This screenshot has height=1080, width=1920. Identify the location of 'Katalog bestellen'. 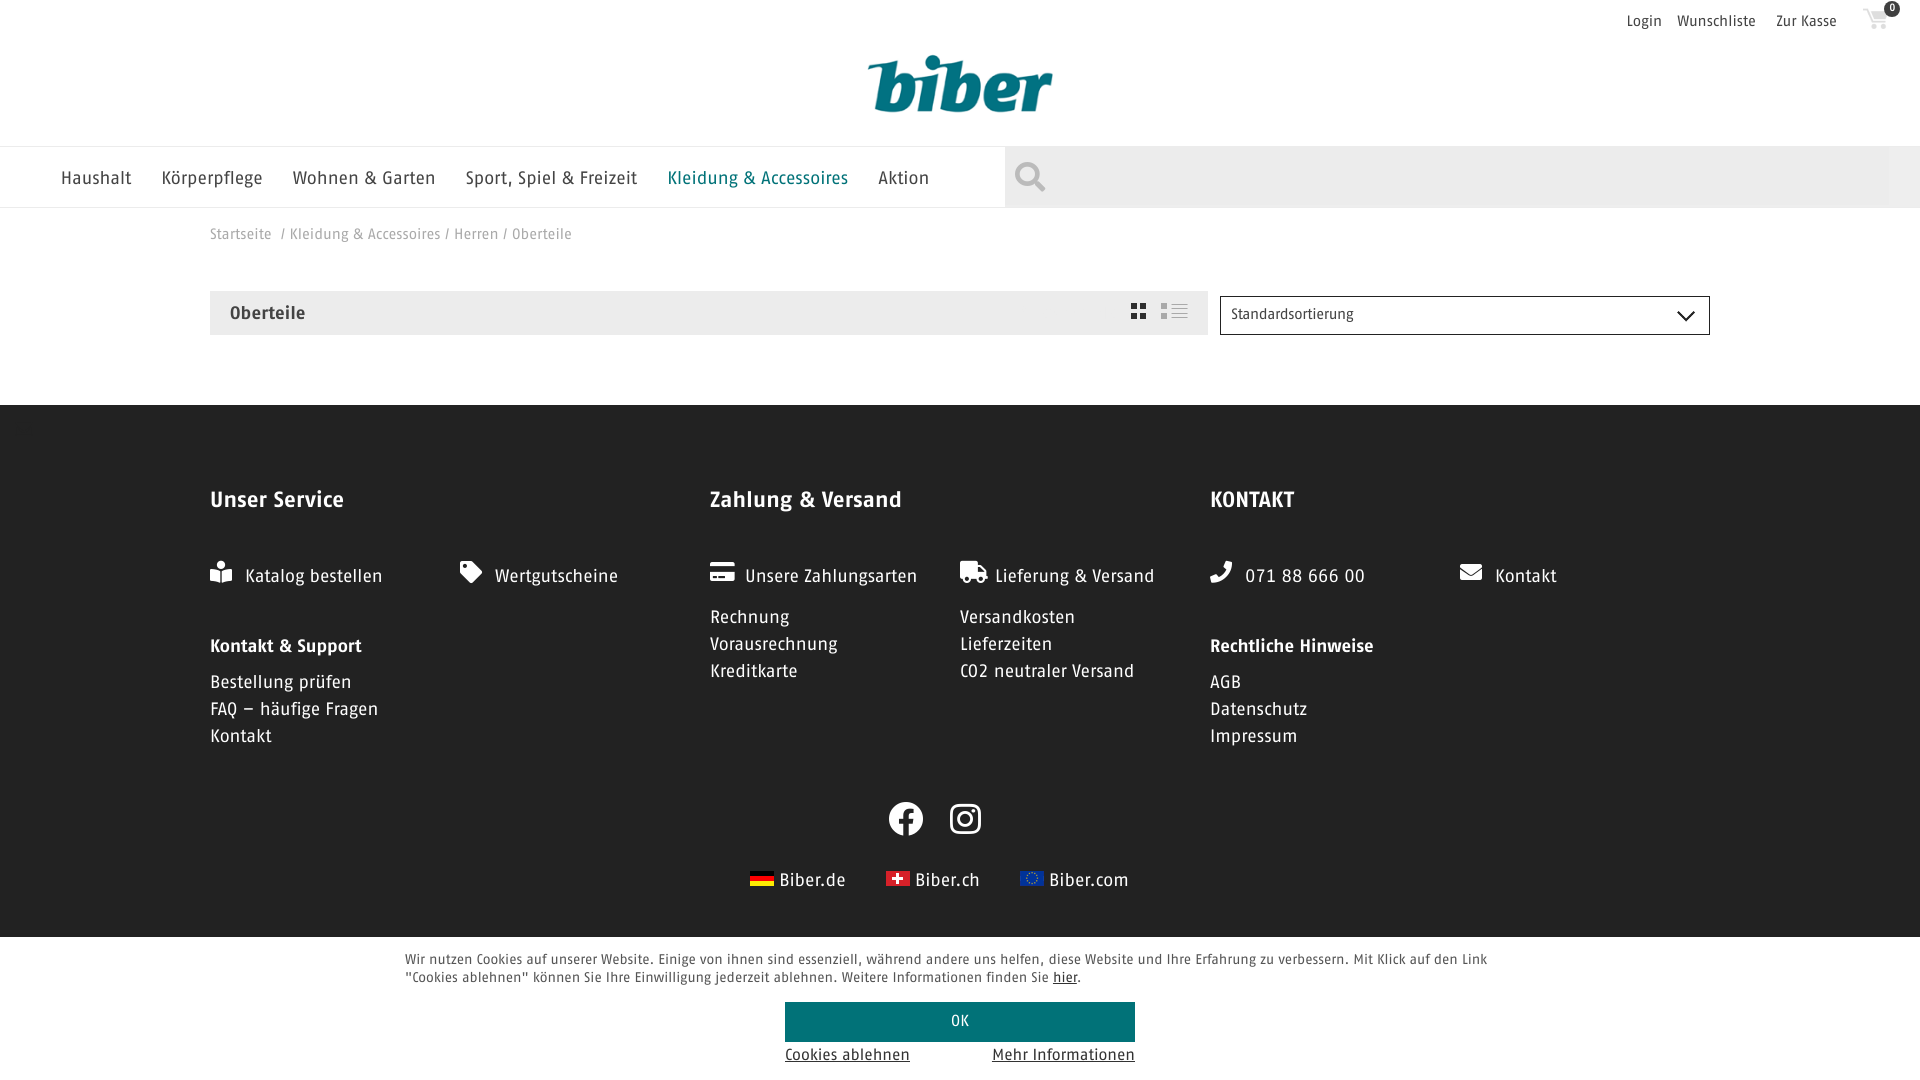
(312, 577).